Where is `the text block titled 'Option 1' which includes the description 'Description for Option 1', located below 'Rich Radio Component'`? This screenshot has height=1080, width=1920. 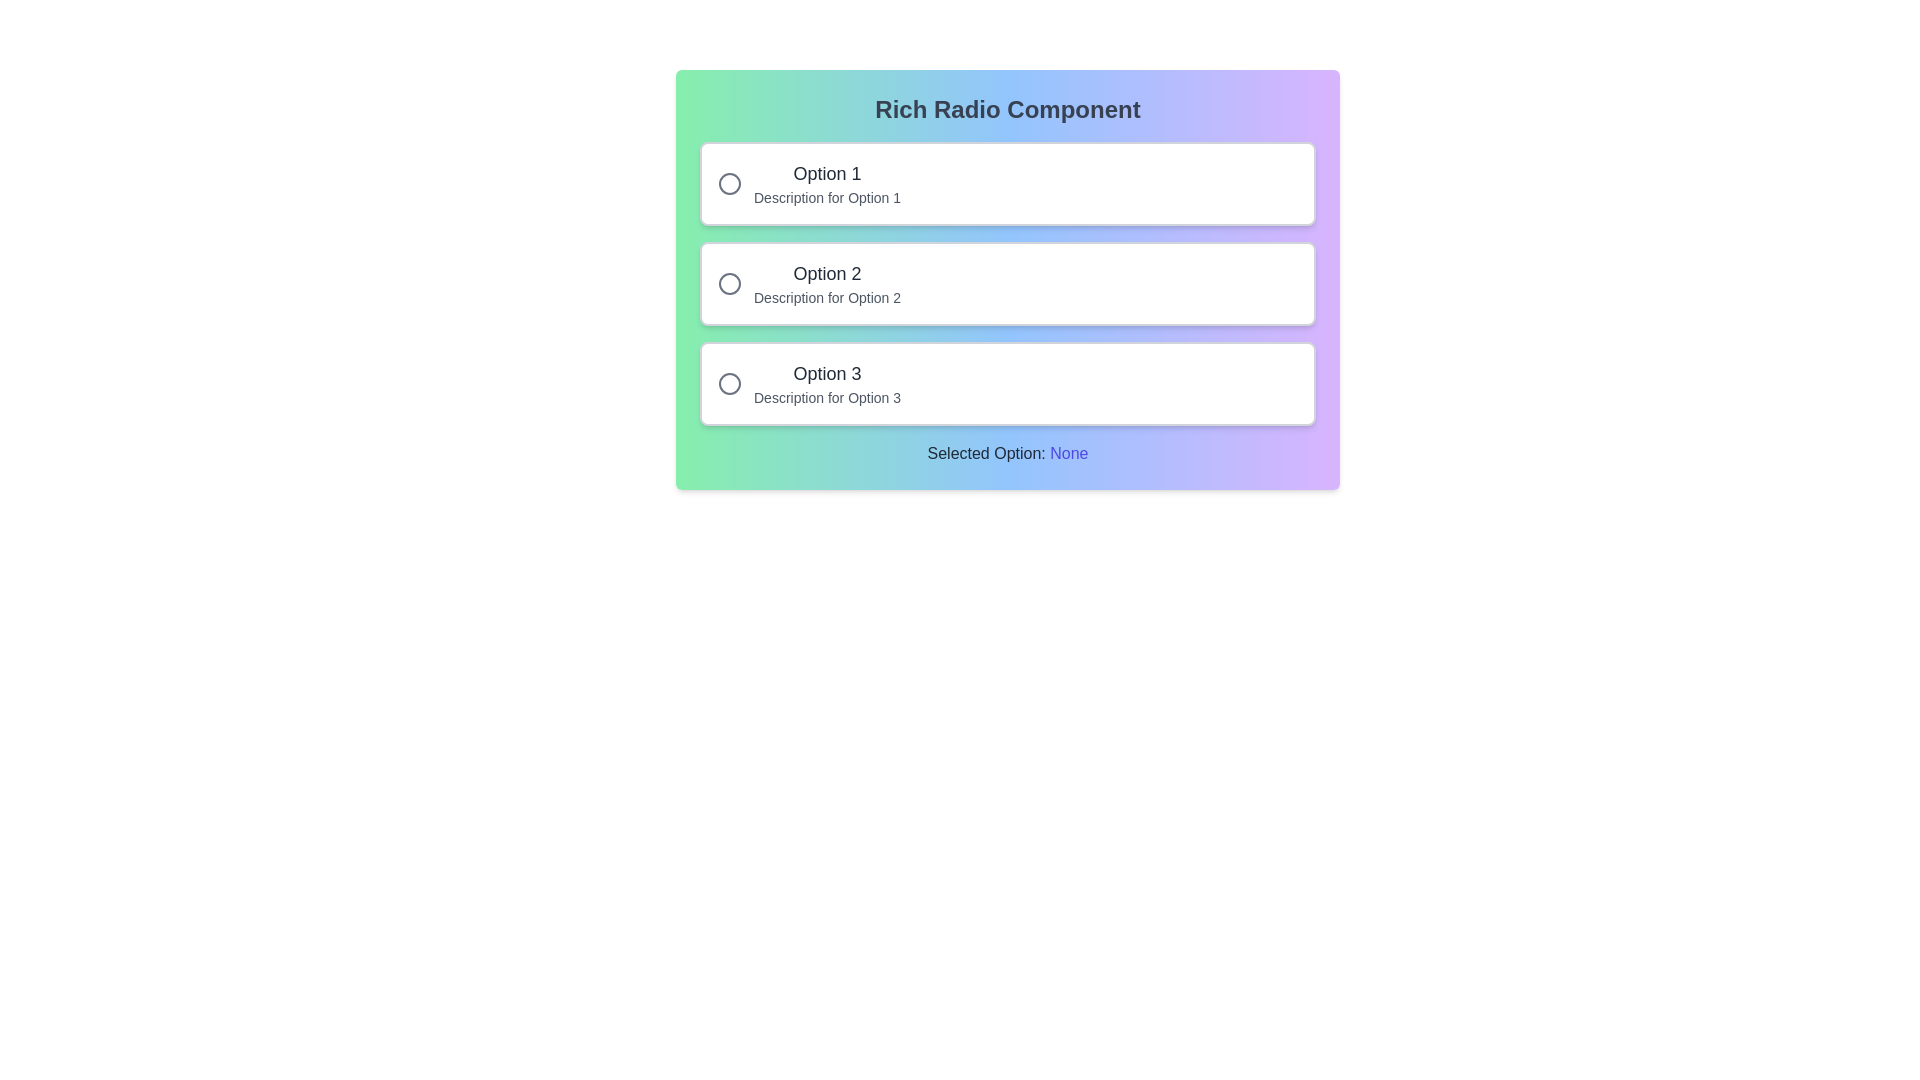 the text block titled 'Option 1' which includes the description 'Description for Option 1', located below 'Rich Radio Component' is located at coordinates (827, 184).